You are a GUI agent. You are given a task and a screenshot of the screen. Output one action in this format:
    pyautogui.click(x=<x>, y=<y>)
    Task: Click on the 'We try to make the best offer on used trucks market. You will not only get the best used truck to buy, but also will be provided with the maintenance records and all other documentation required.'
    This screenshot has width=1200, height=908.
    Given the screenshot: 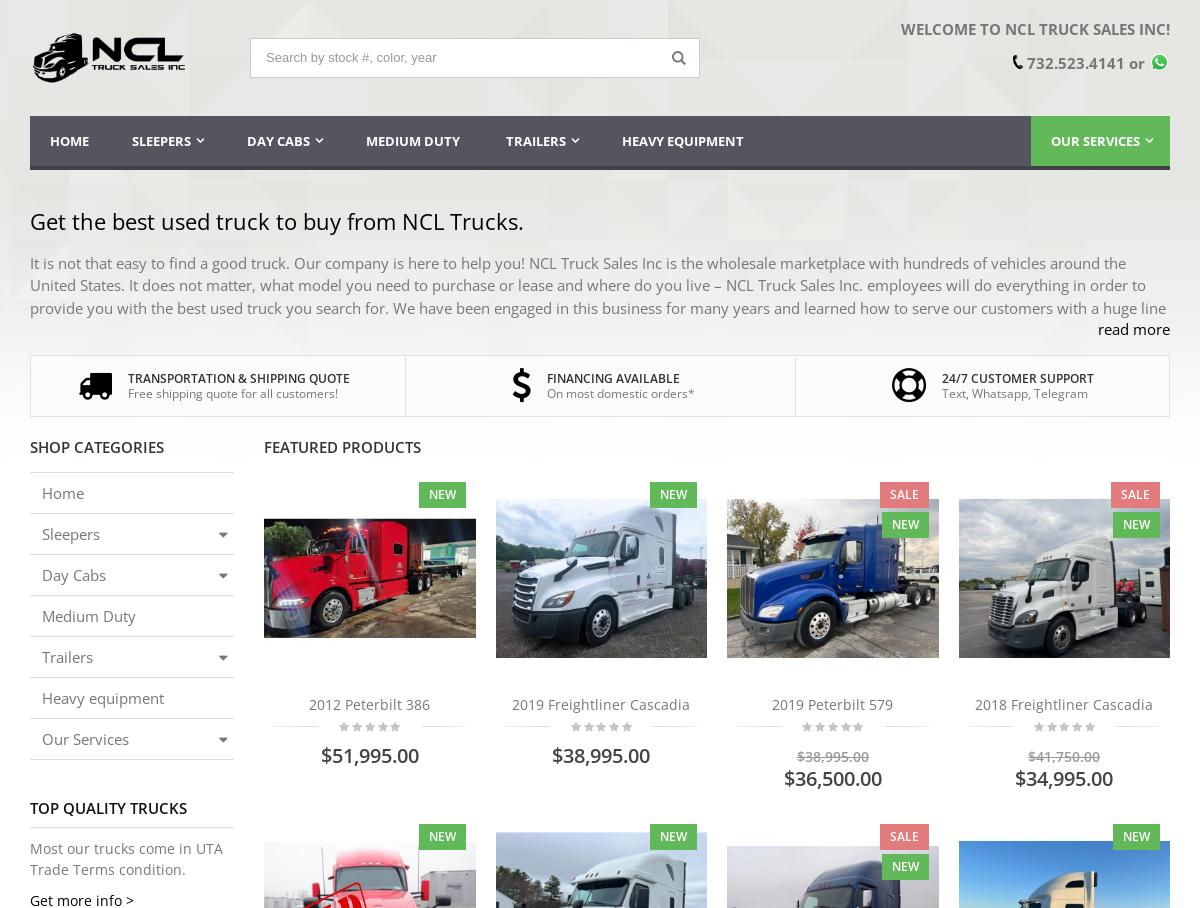 What is the action you would take?
    pyautogui.click(x=30, y=561)
    